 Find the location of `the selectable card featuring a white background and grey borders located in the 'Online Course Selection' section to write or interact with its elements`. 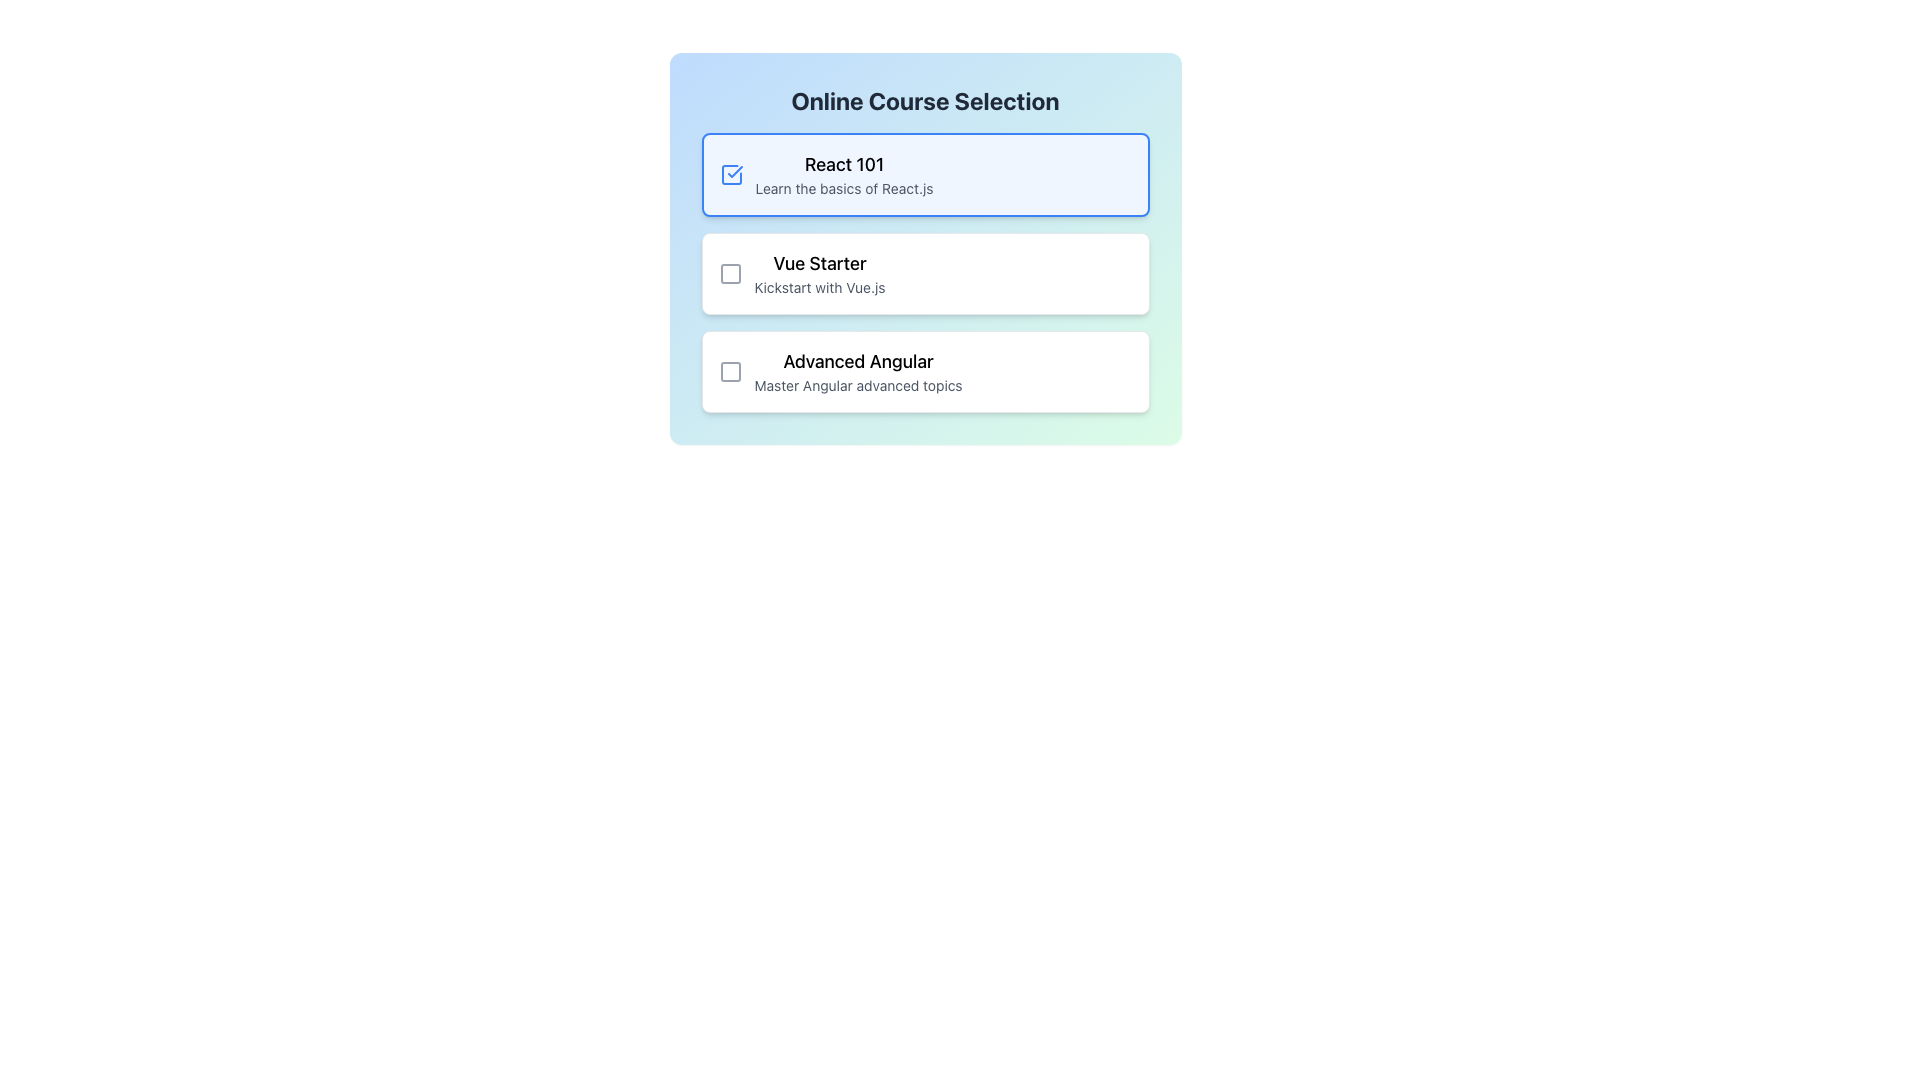

the selectable card featuring a white background and grey borders located in the 'Online Course Selection' section to write or interact with its elements is located at coordinates (924, 273).